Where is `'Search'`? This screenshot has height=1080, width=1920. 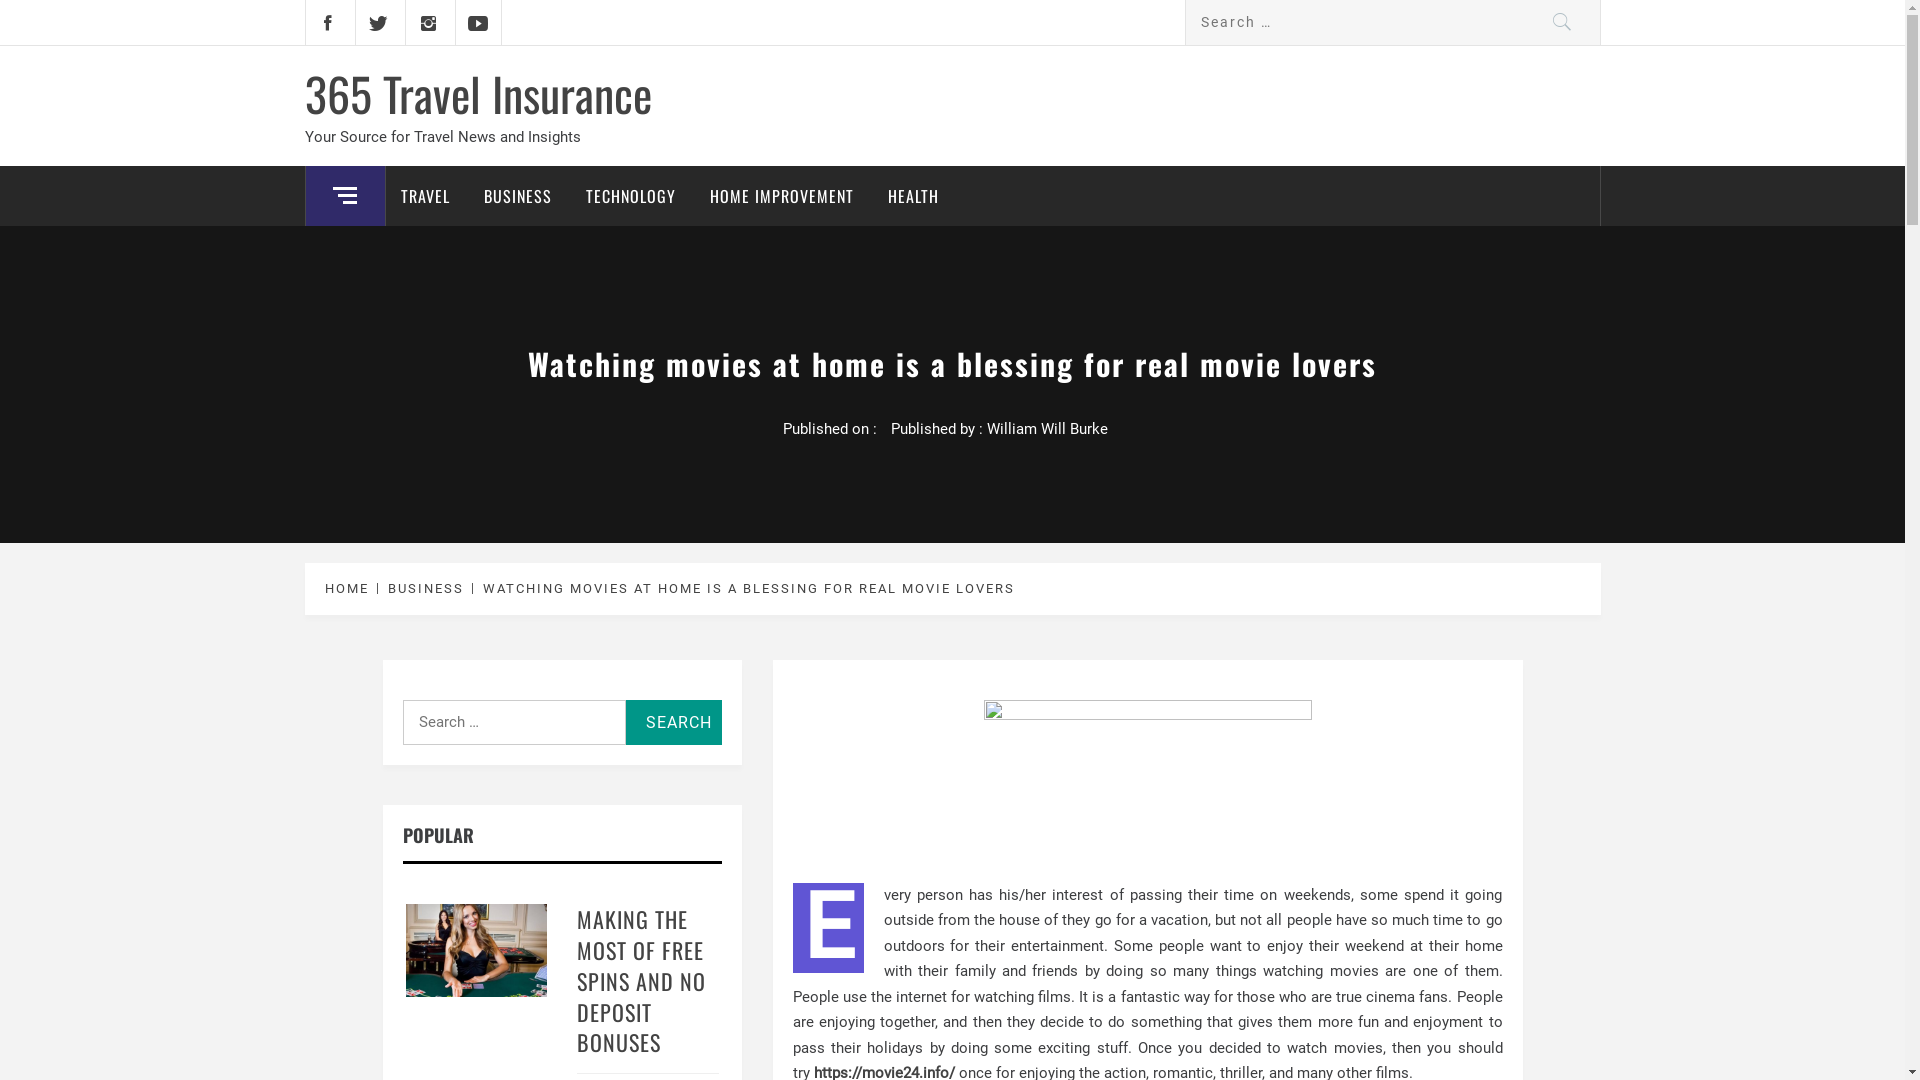 'Search' is located at coordinates (673, 722).